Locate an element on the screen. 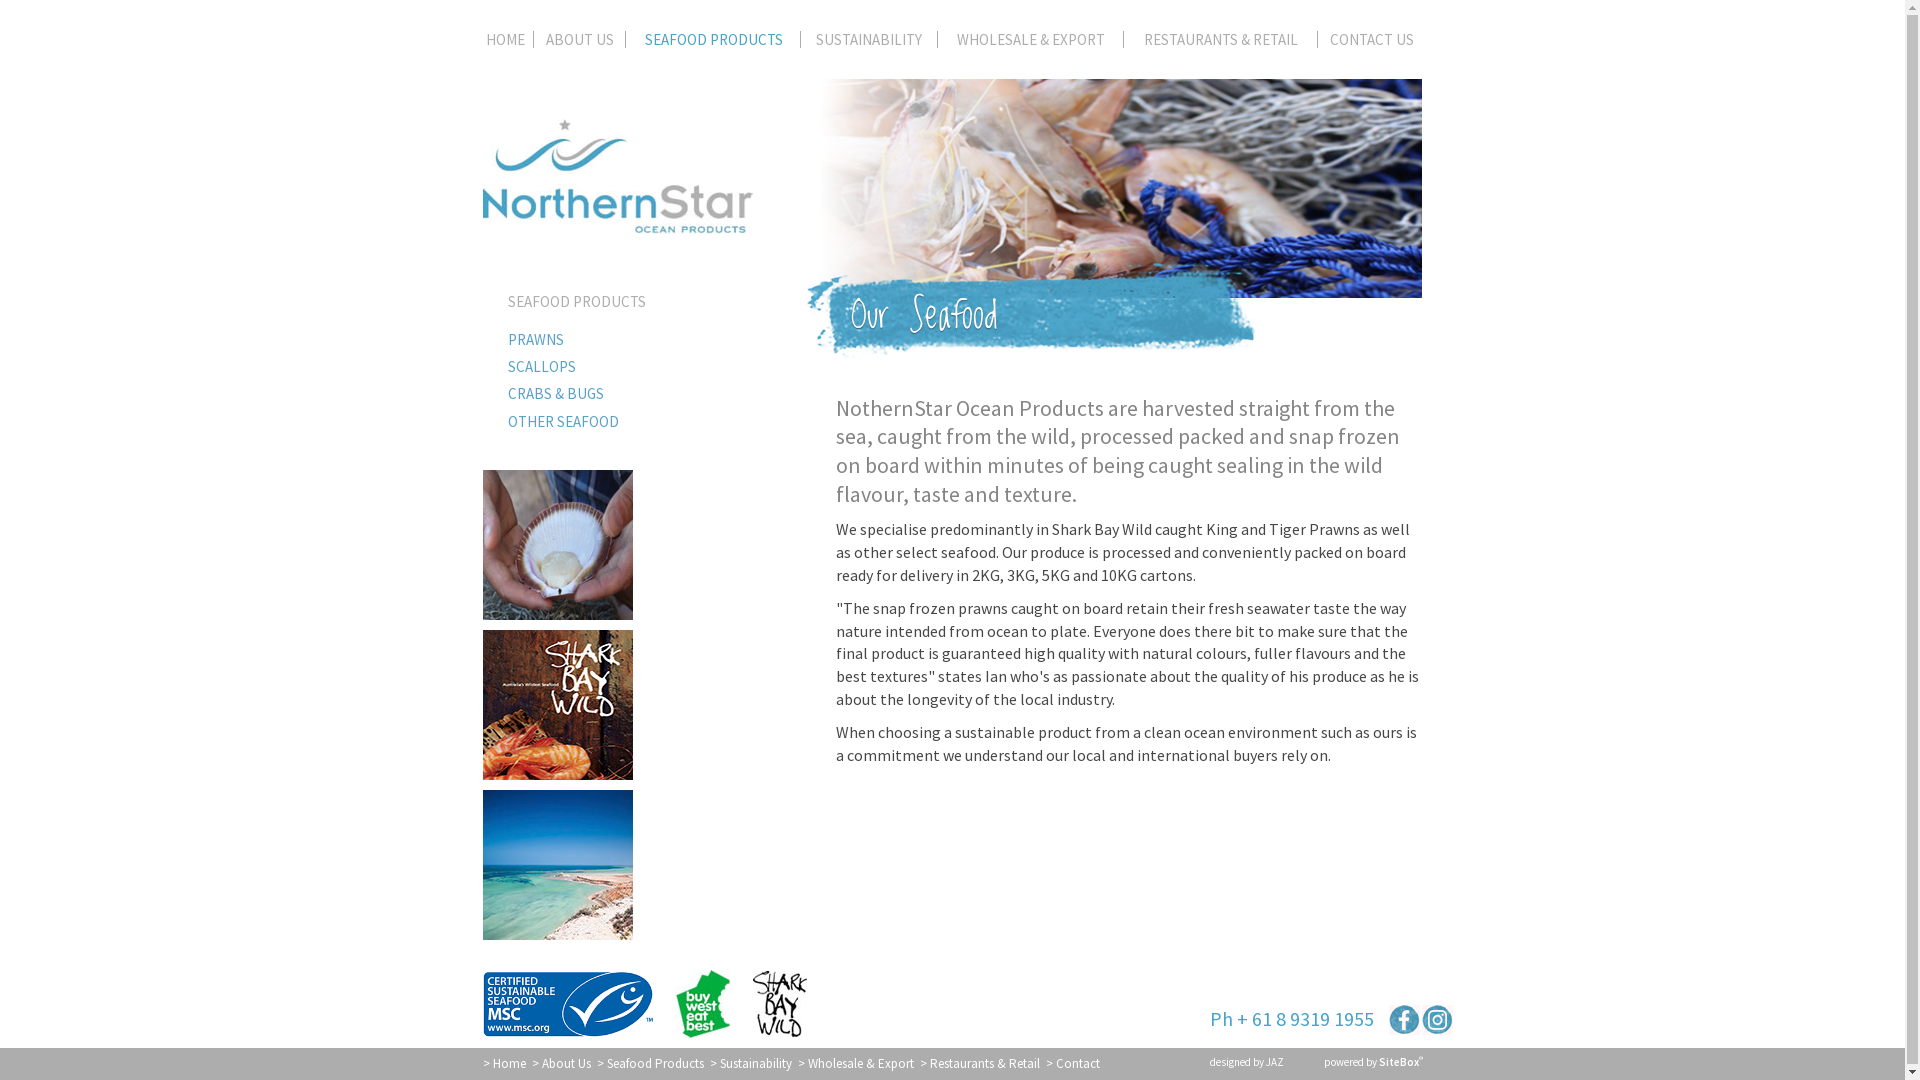  ' ' is located at coordinates (1403, 1019).